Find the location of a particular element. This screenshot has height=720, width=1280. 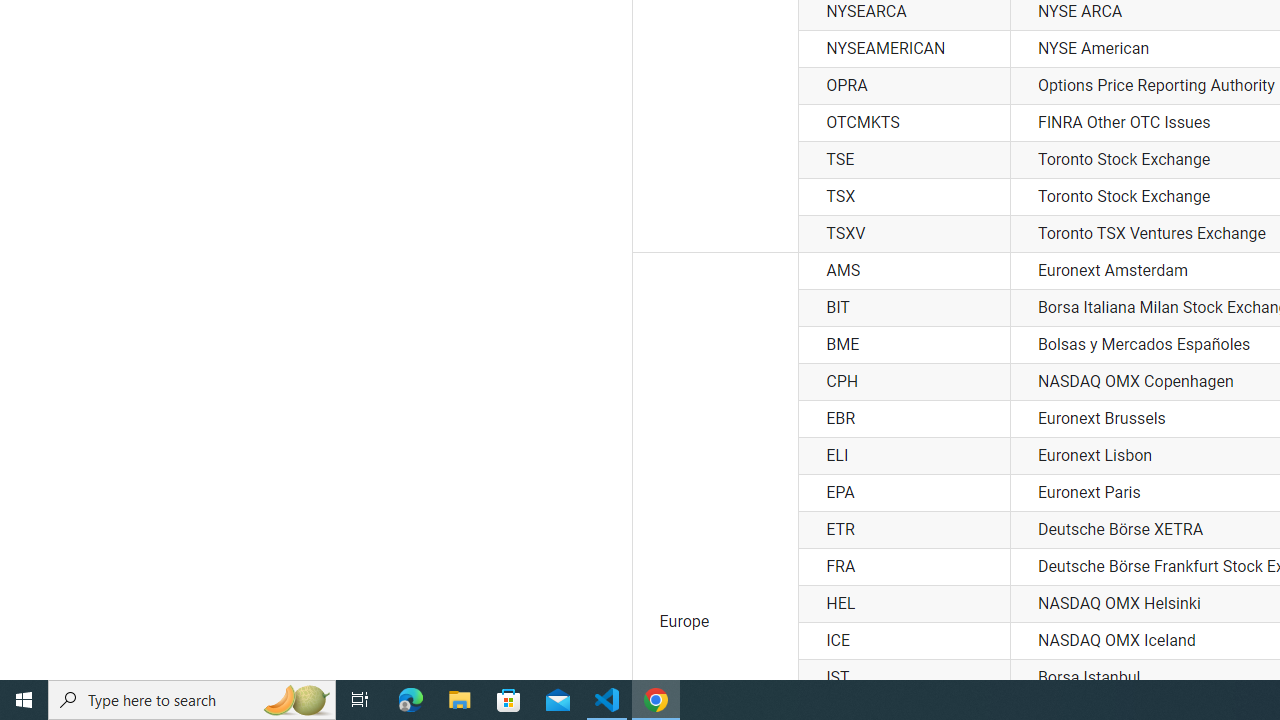

'BME' is located at coordinates (903, 344).